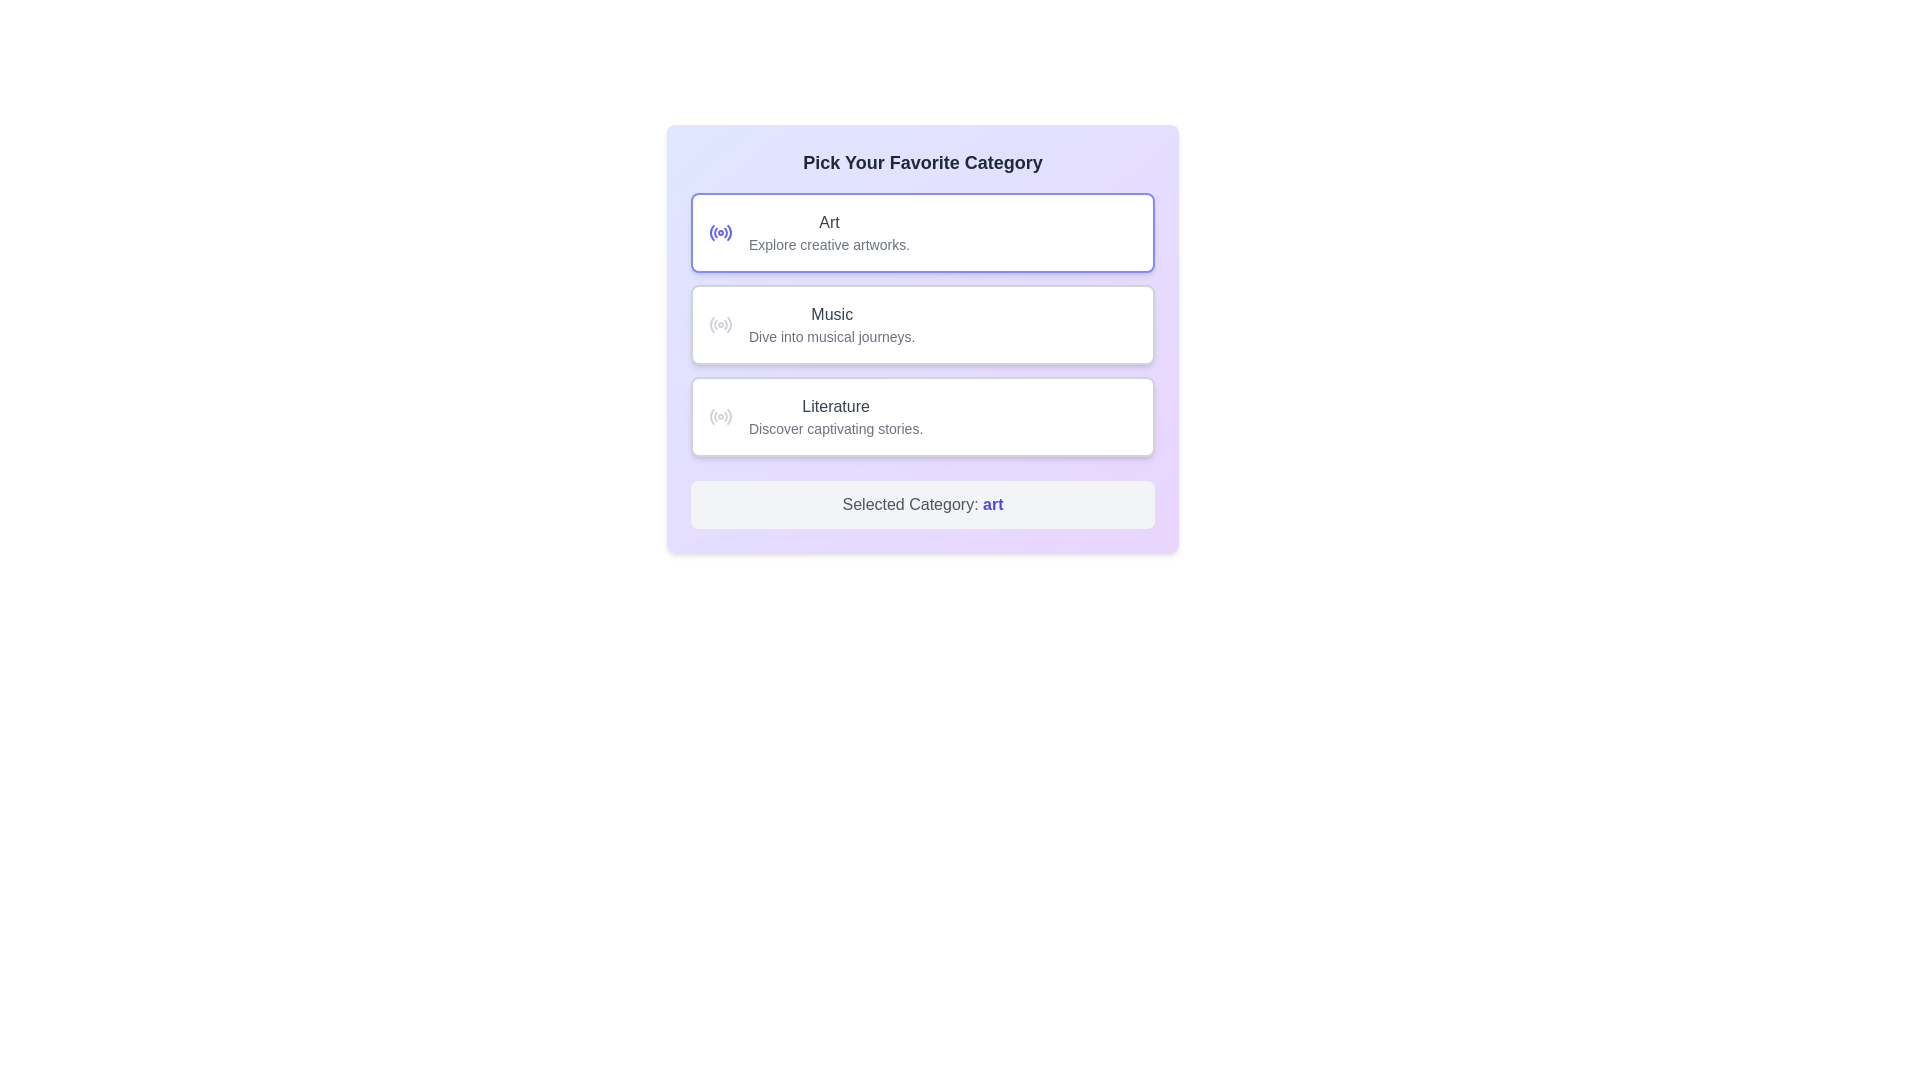 Image resolution: width=1920 pixels, height=1080 pixels. I want to click on the SVG icon depicting a radio symbol, which is located within the 'Music' button labeled 'Dive into musical journeys.', so click(720, 323).